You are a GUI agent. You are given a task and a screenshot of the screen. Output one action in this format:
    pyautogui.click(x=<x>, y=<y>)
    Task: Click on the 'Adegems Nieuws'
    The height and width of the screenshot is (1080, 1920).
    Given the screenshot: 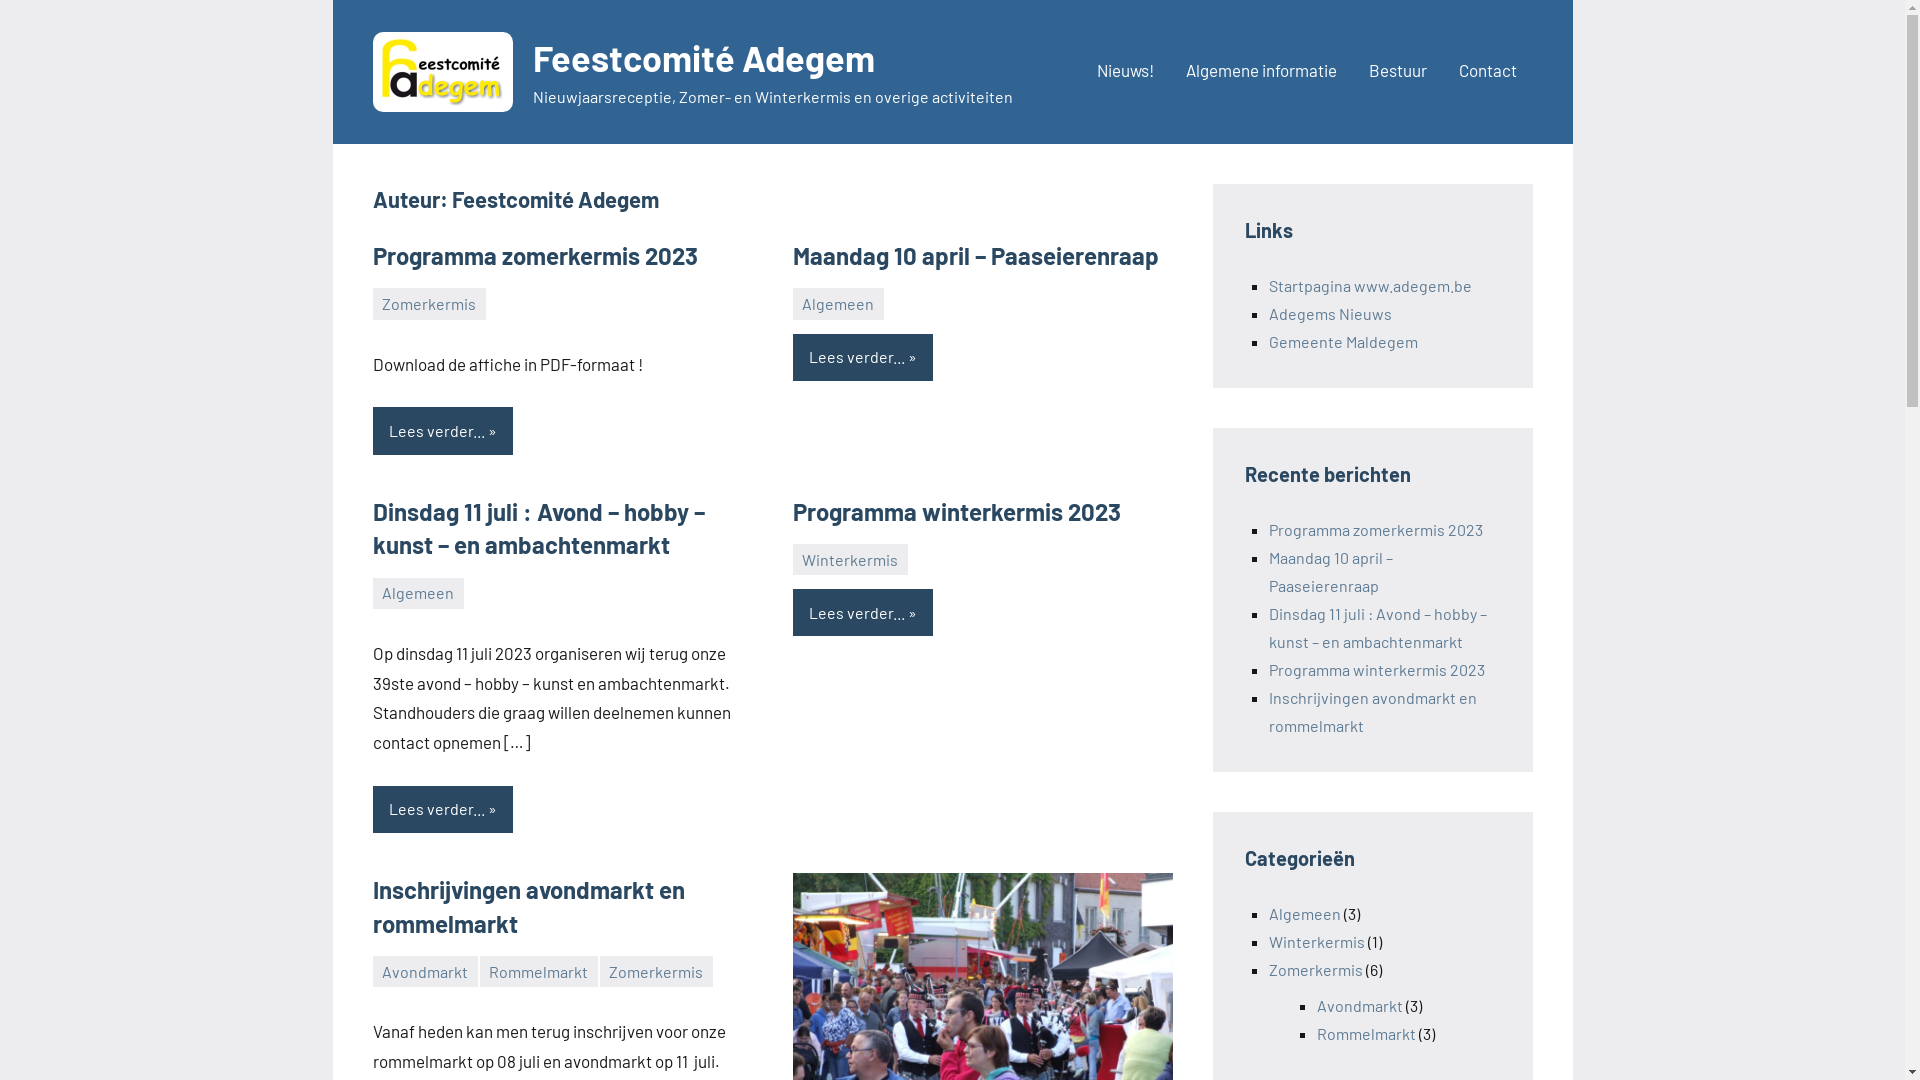 What is the action you would take?
    pyautogui.click(x=1329, y=313)
    